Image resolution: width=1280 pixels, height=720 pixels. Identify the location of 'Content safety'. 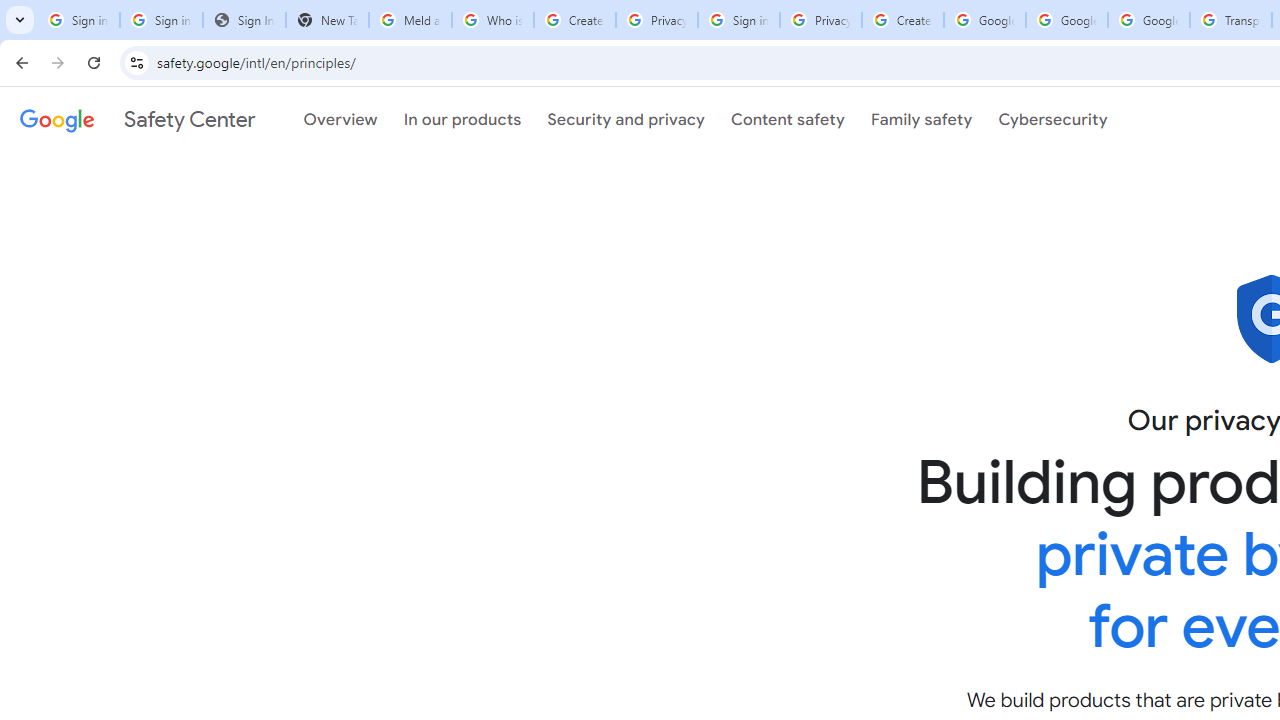
(786, 119).